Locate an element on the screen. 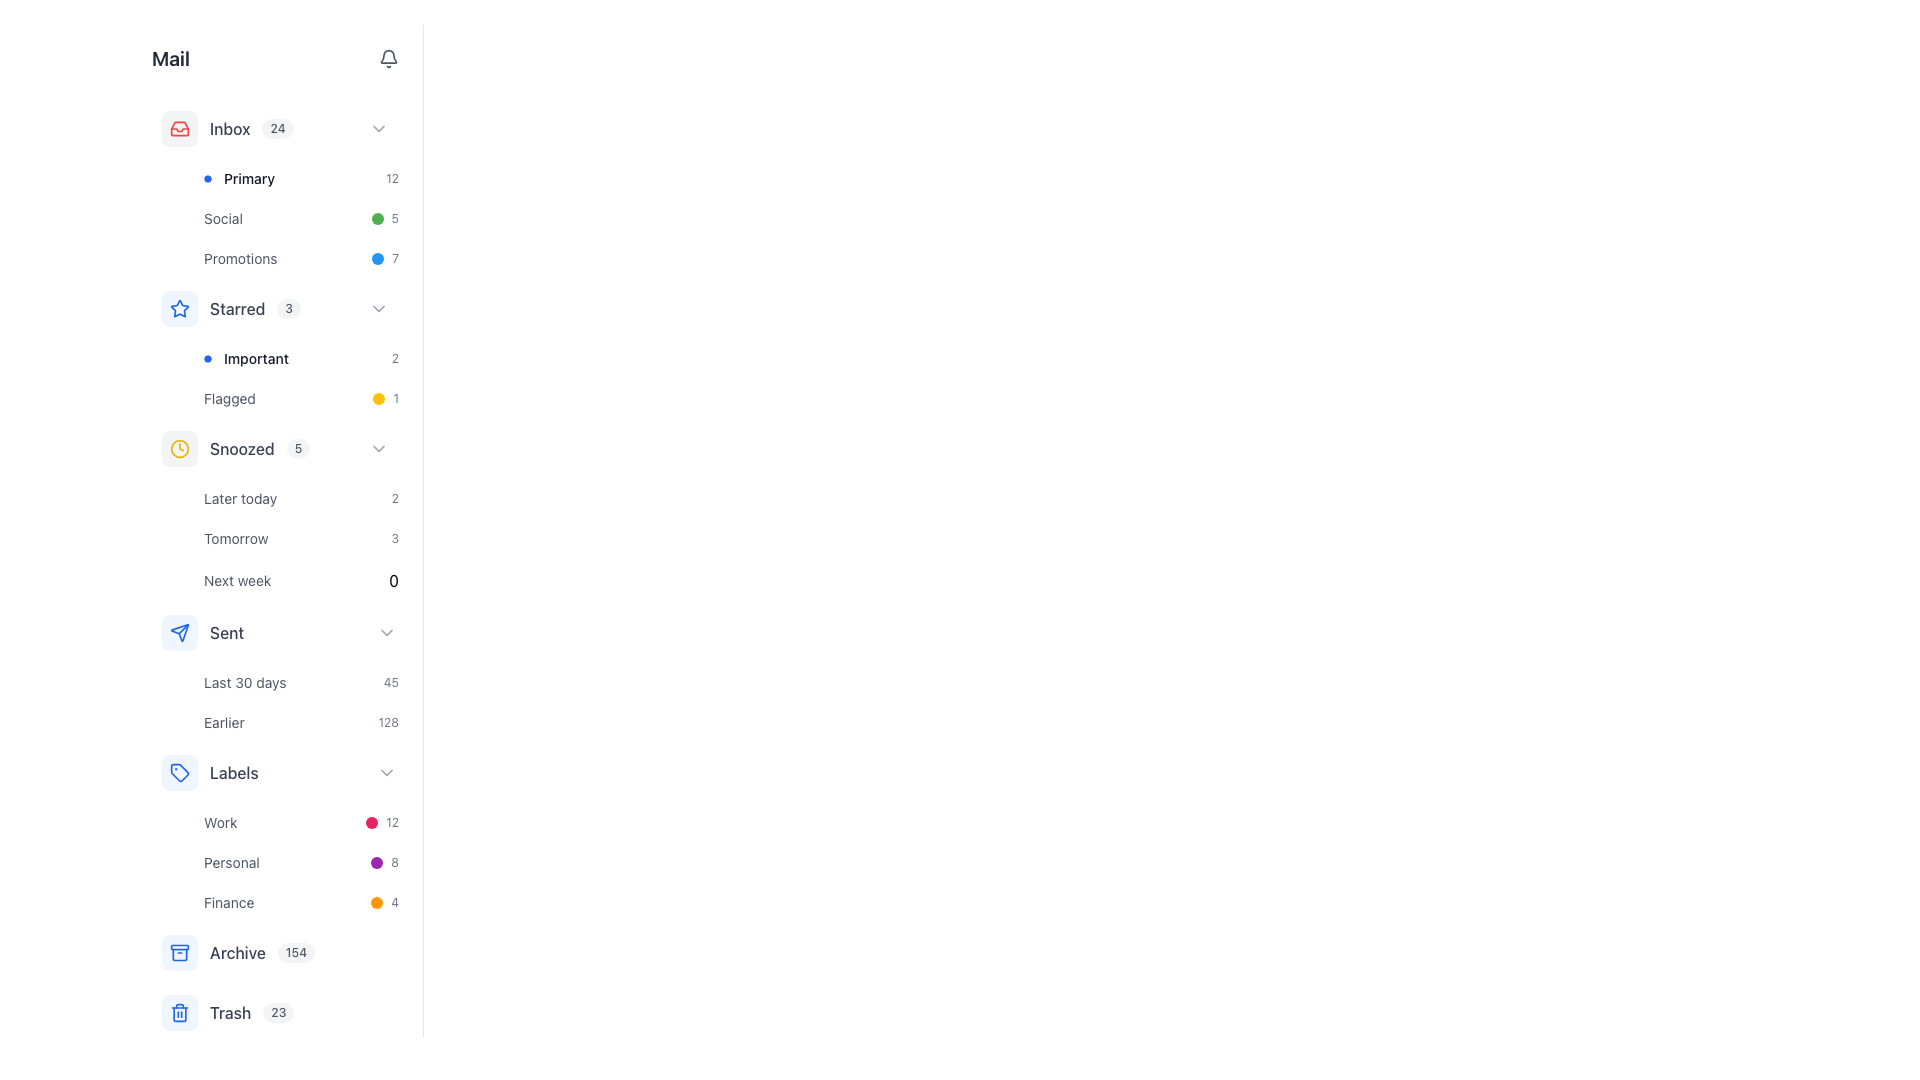 Image resolution: width=1920 pixels, height=1080 pixels. the navigational button located in the left panel under the 'Inbox' category is located at coordinates (300, 177).